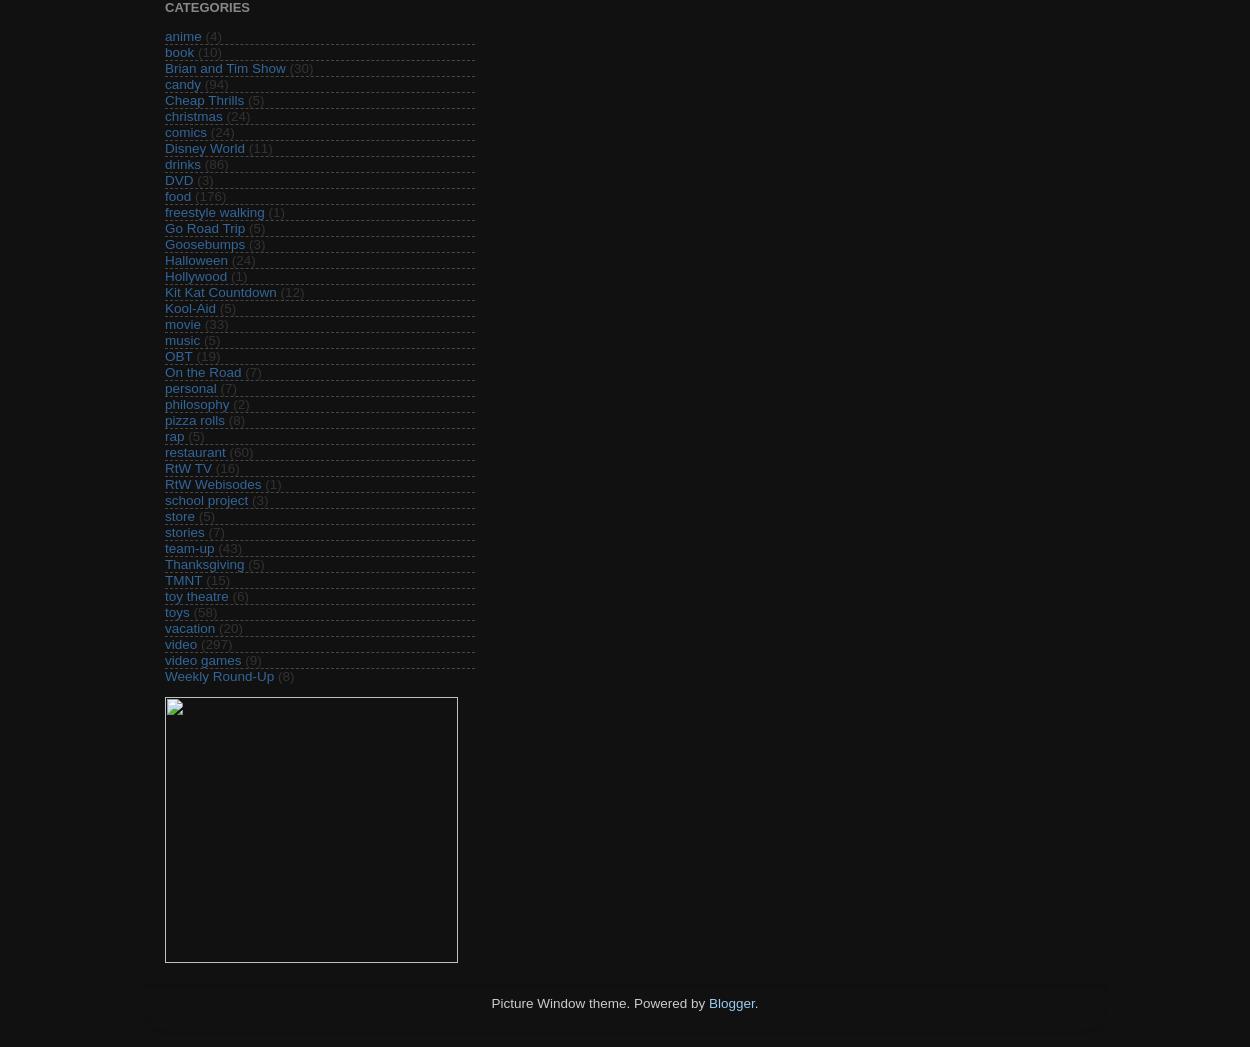 The image size is (1250, 1047). What do you see at coordinates (196, 402) in the screenshot?
I see `'philosophy'` at bounding box center [196, 402].